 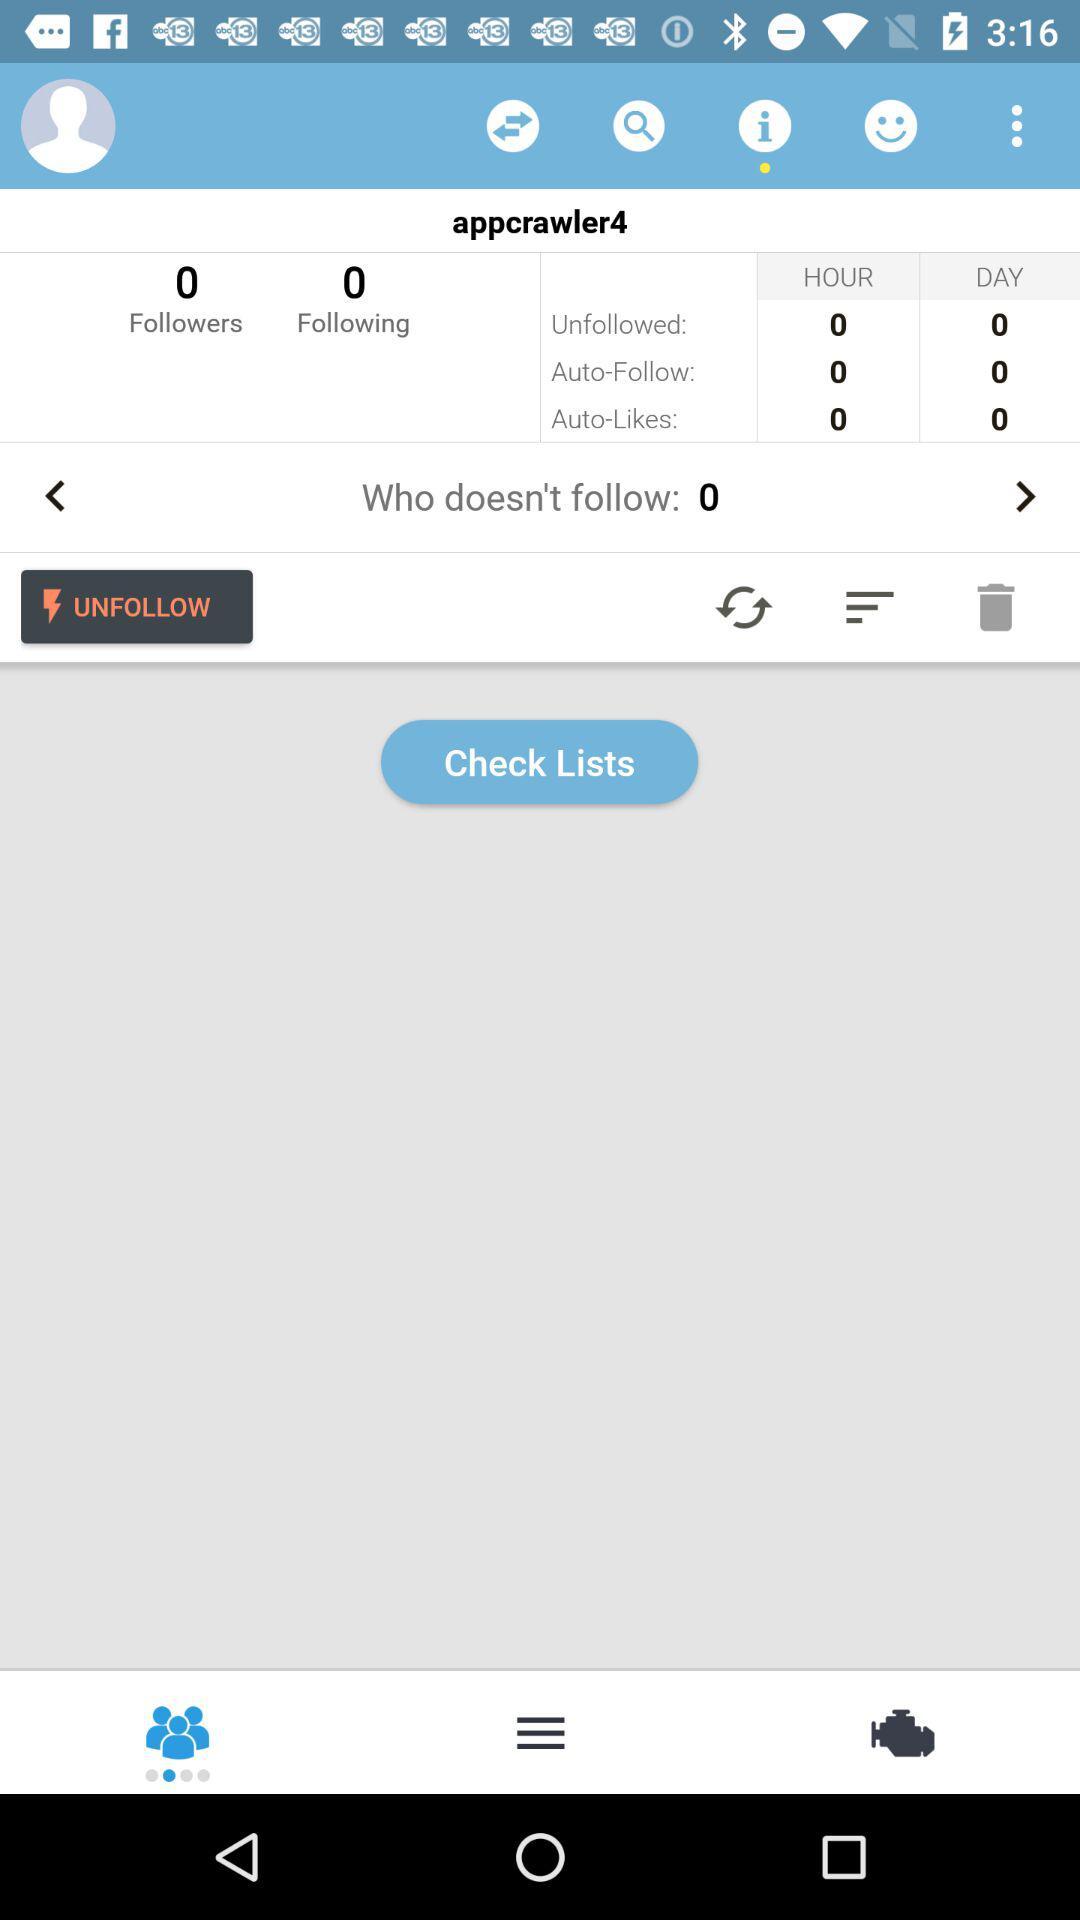 I want to click on the more icon, so click(x=540, y=1730).